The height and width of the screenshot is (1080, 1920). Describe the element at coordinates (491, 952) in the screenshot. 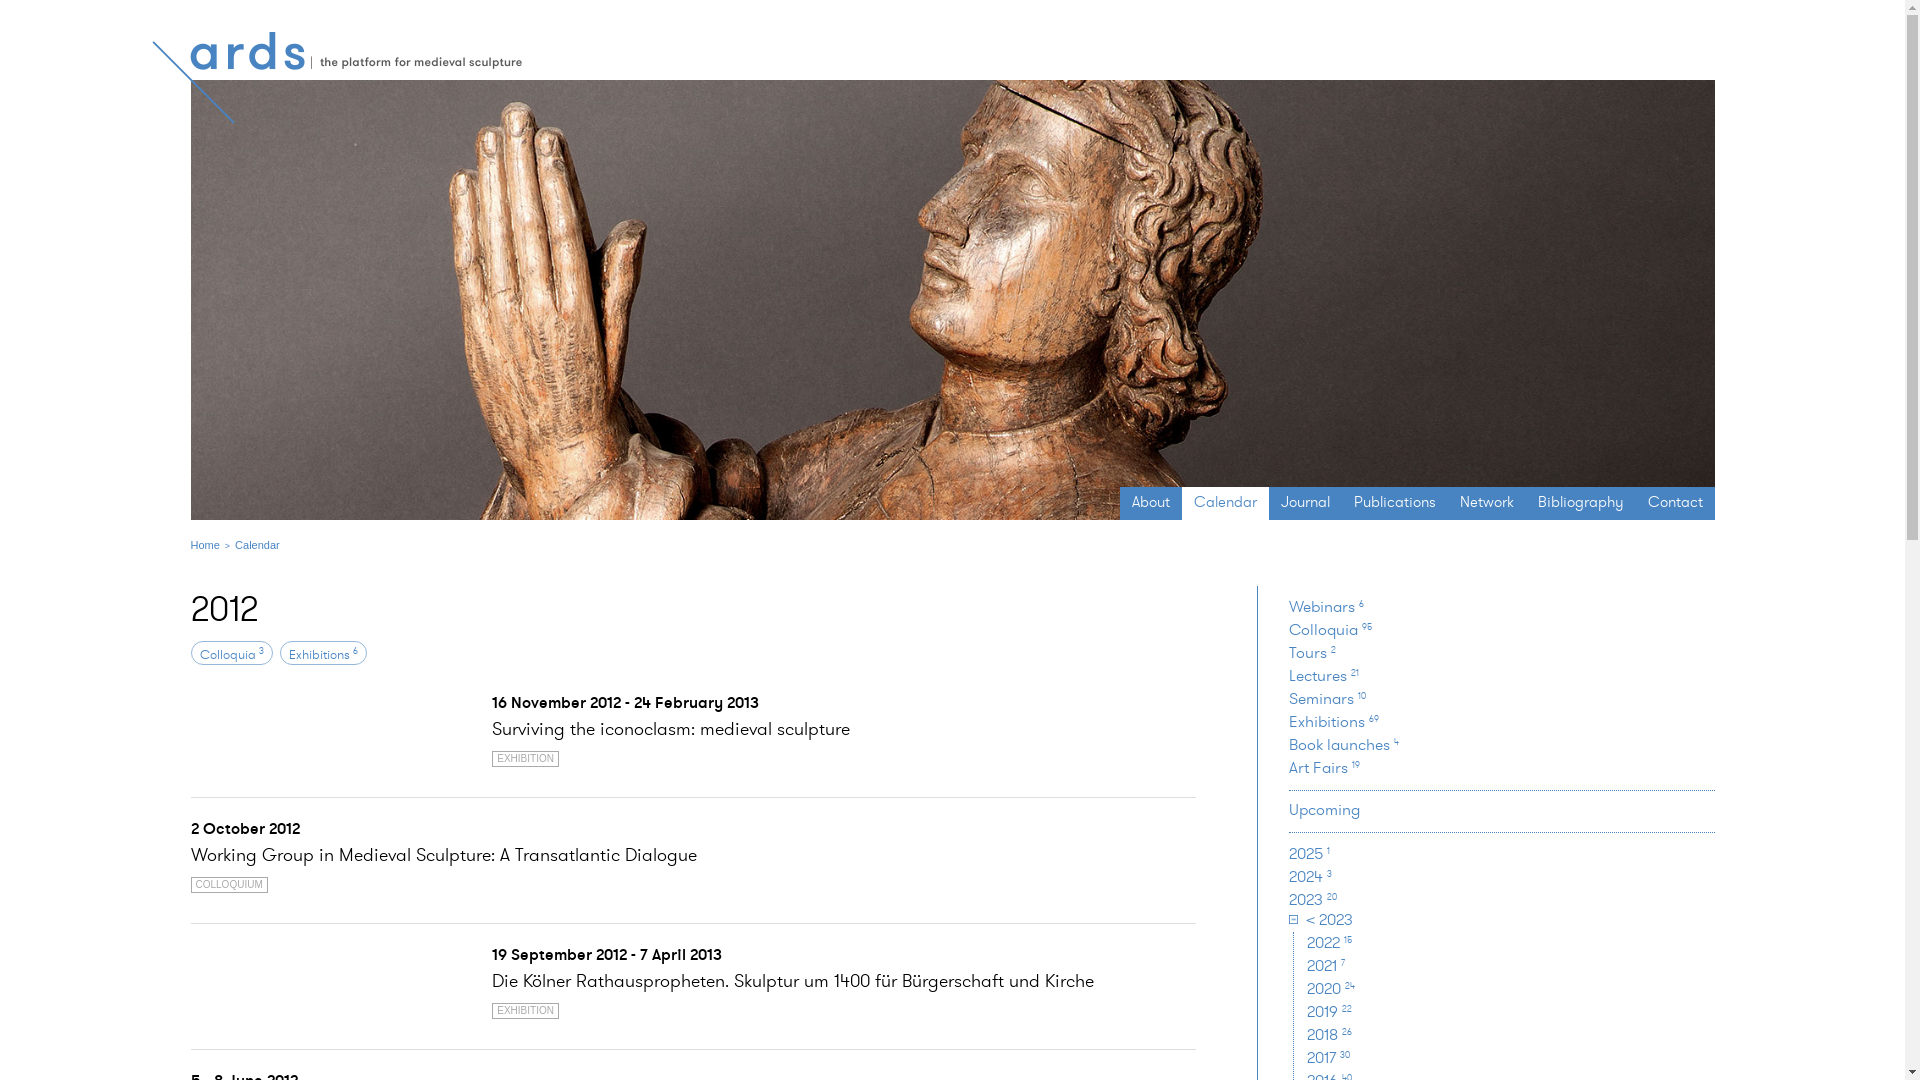

I see `'19 September 2012 - 7 April 2013'` at that location.